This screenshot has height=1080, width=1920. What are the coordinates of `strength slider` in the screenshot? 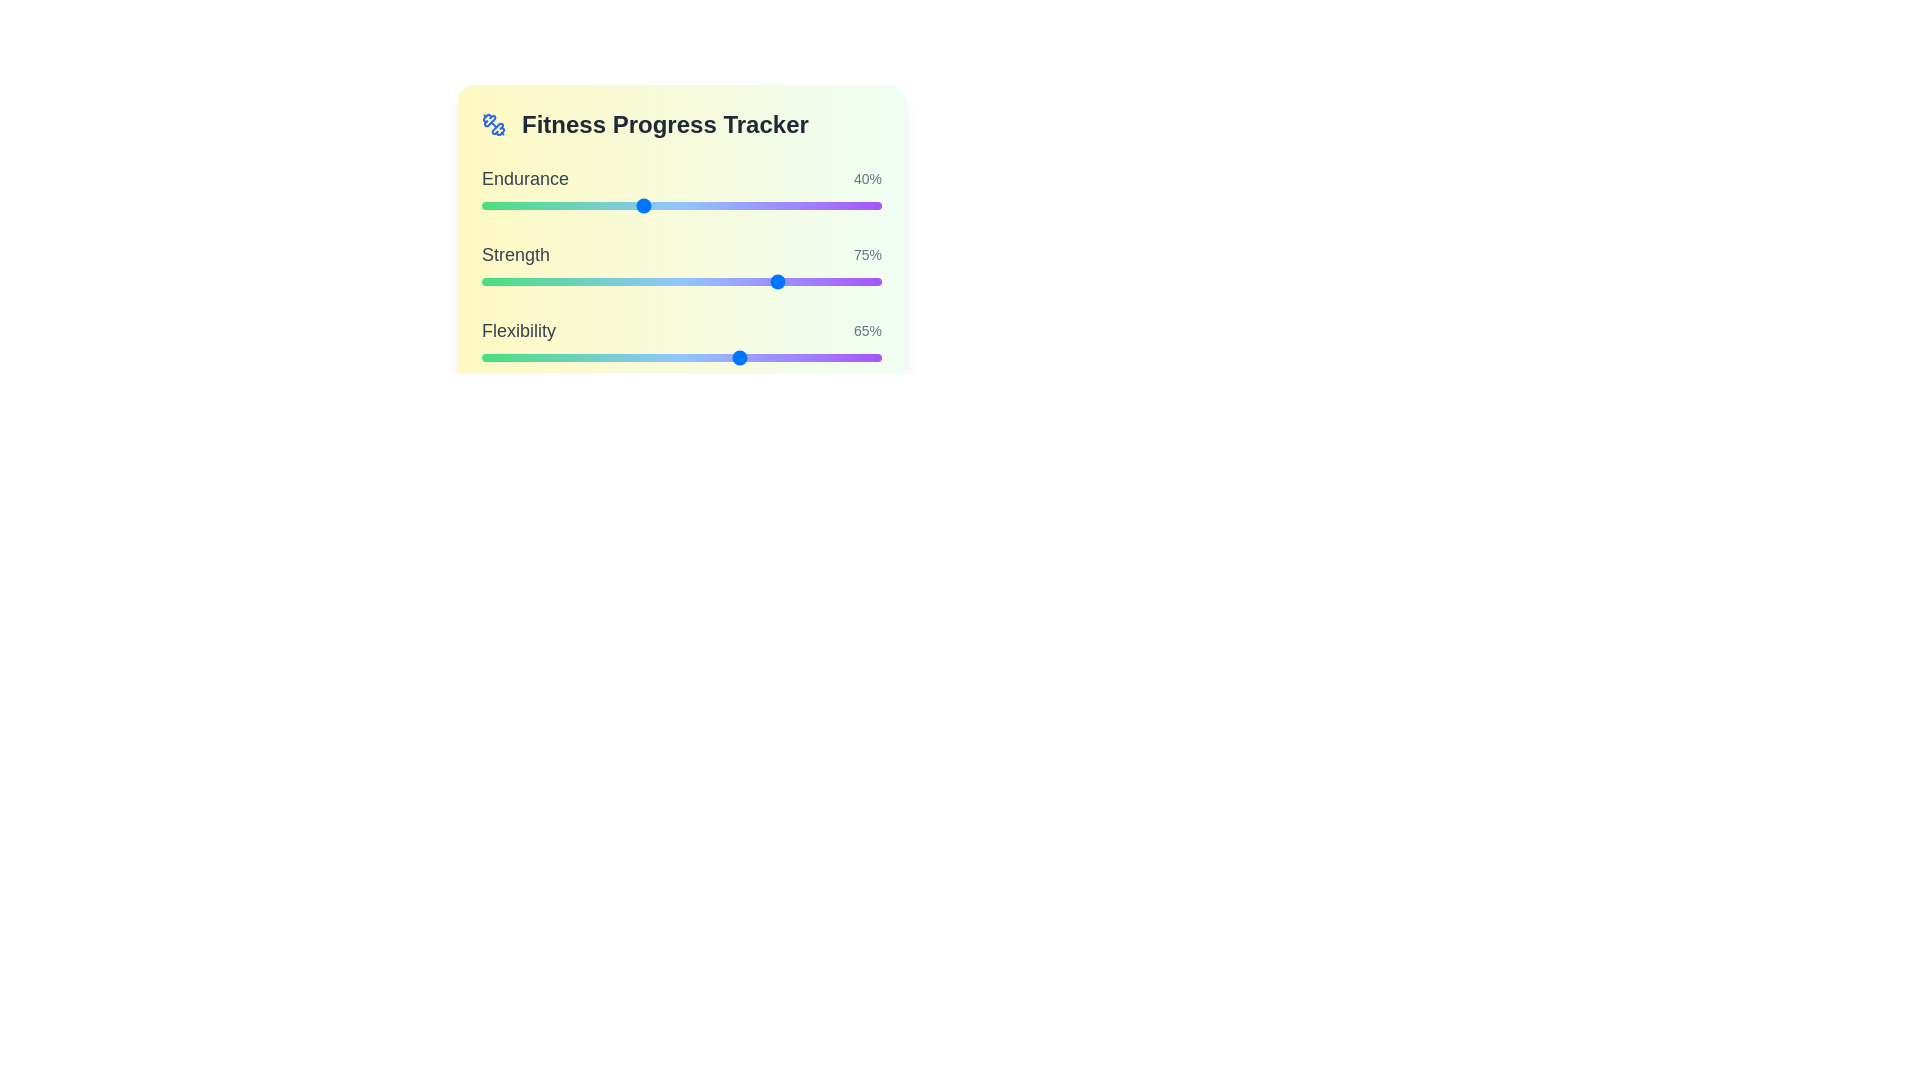 It's located at (542, 281).